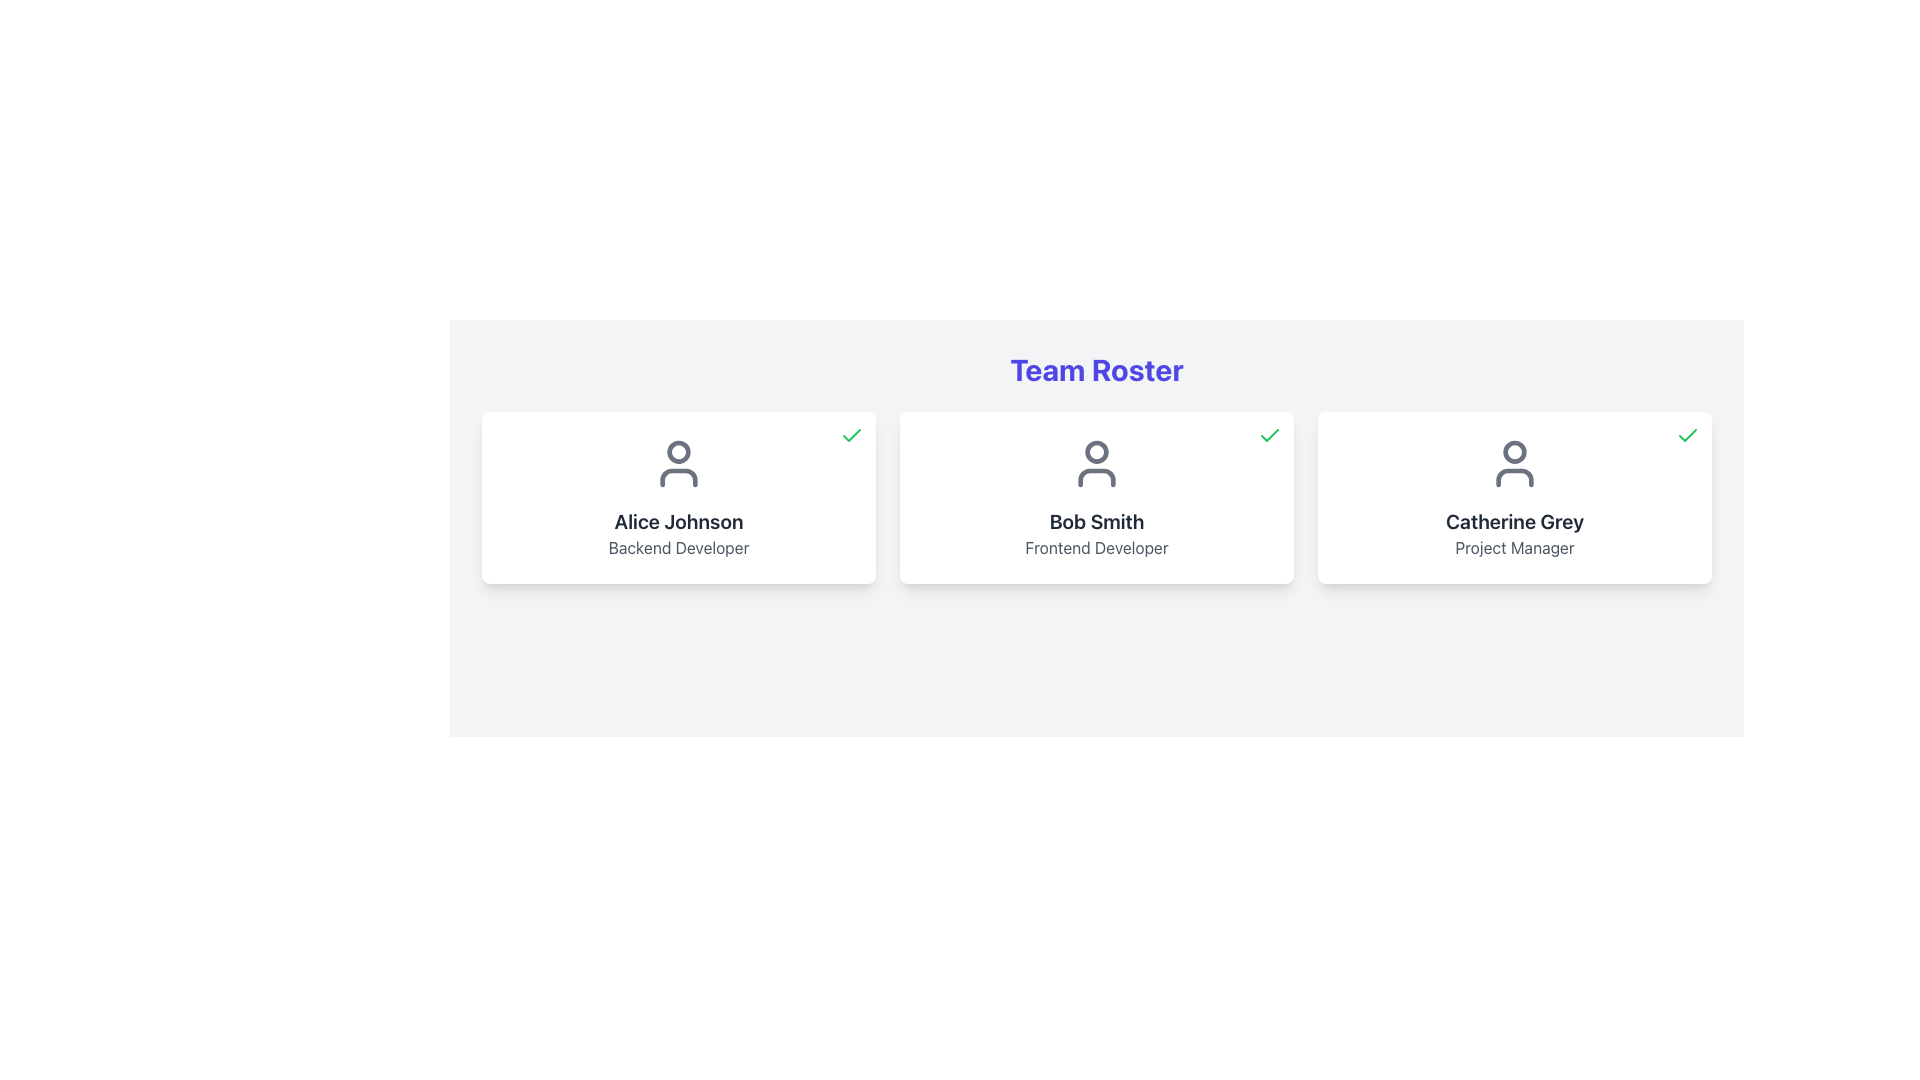 The width and height of the screenshot is (1920, 1080). I want to click on the light gray circular graphical element located above the user's name and role text within the leftmost card of three aligned cards, so click(678, 451).